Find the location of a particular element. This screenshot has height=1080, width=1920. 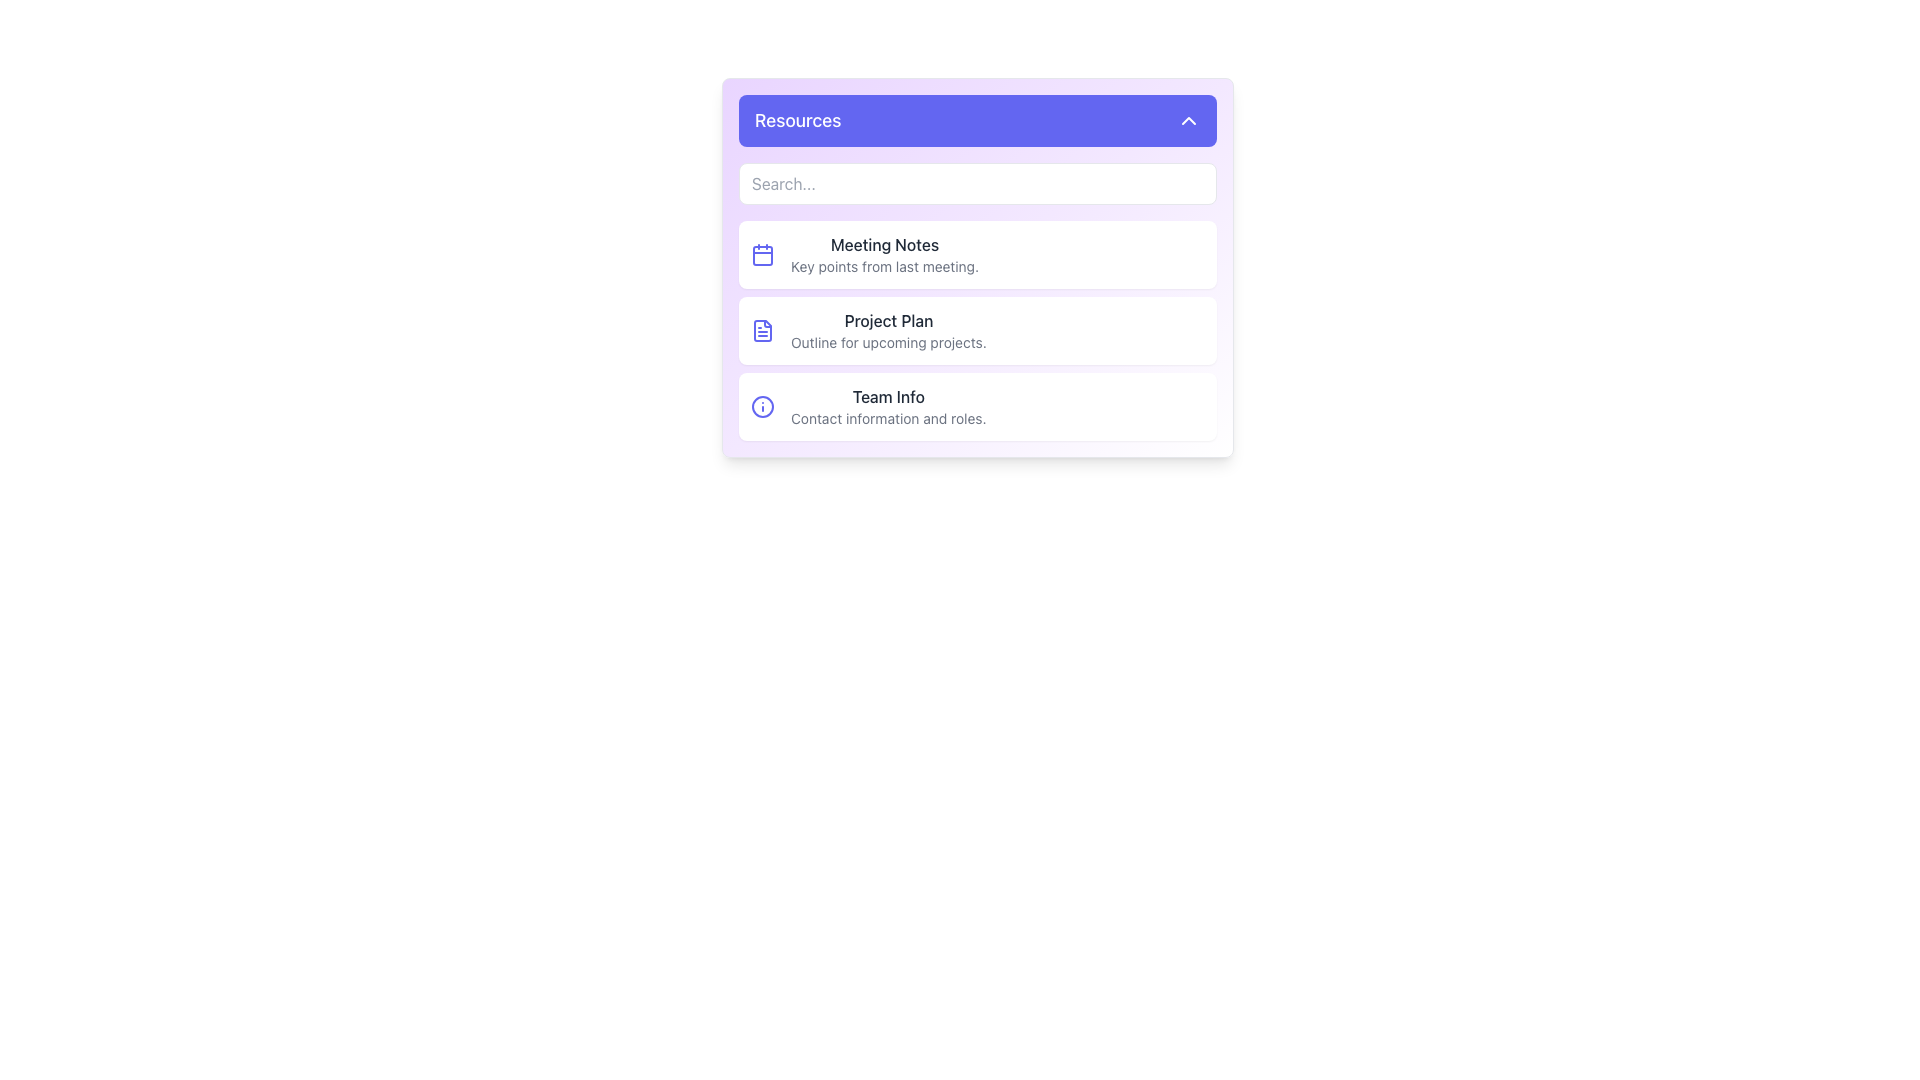

the text element 'Project Plan', which is displayed in bold, medium-sized dark gray font, located within the 'Resources' section of the card-like interface is located at coordinates (887, 319).